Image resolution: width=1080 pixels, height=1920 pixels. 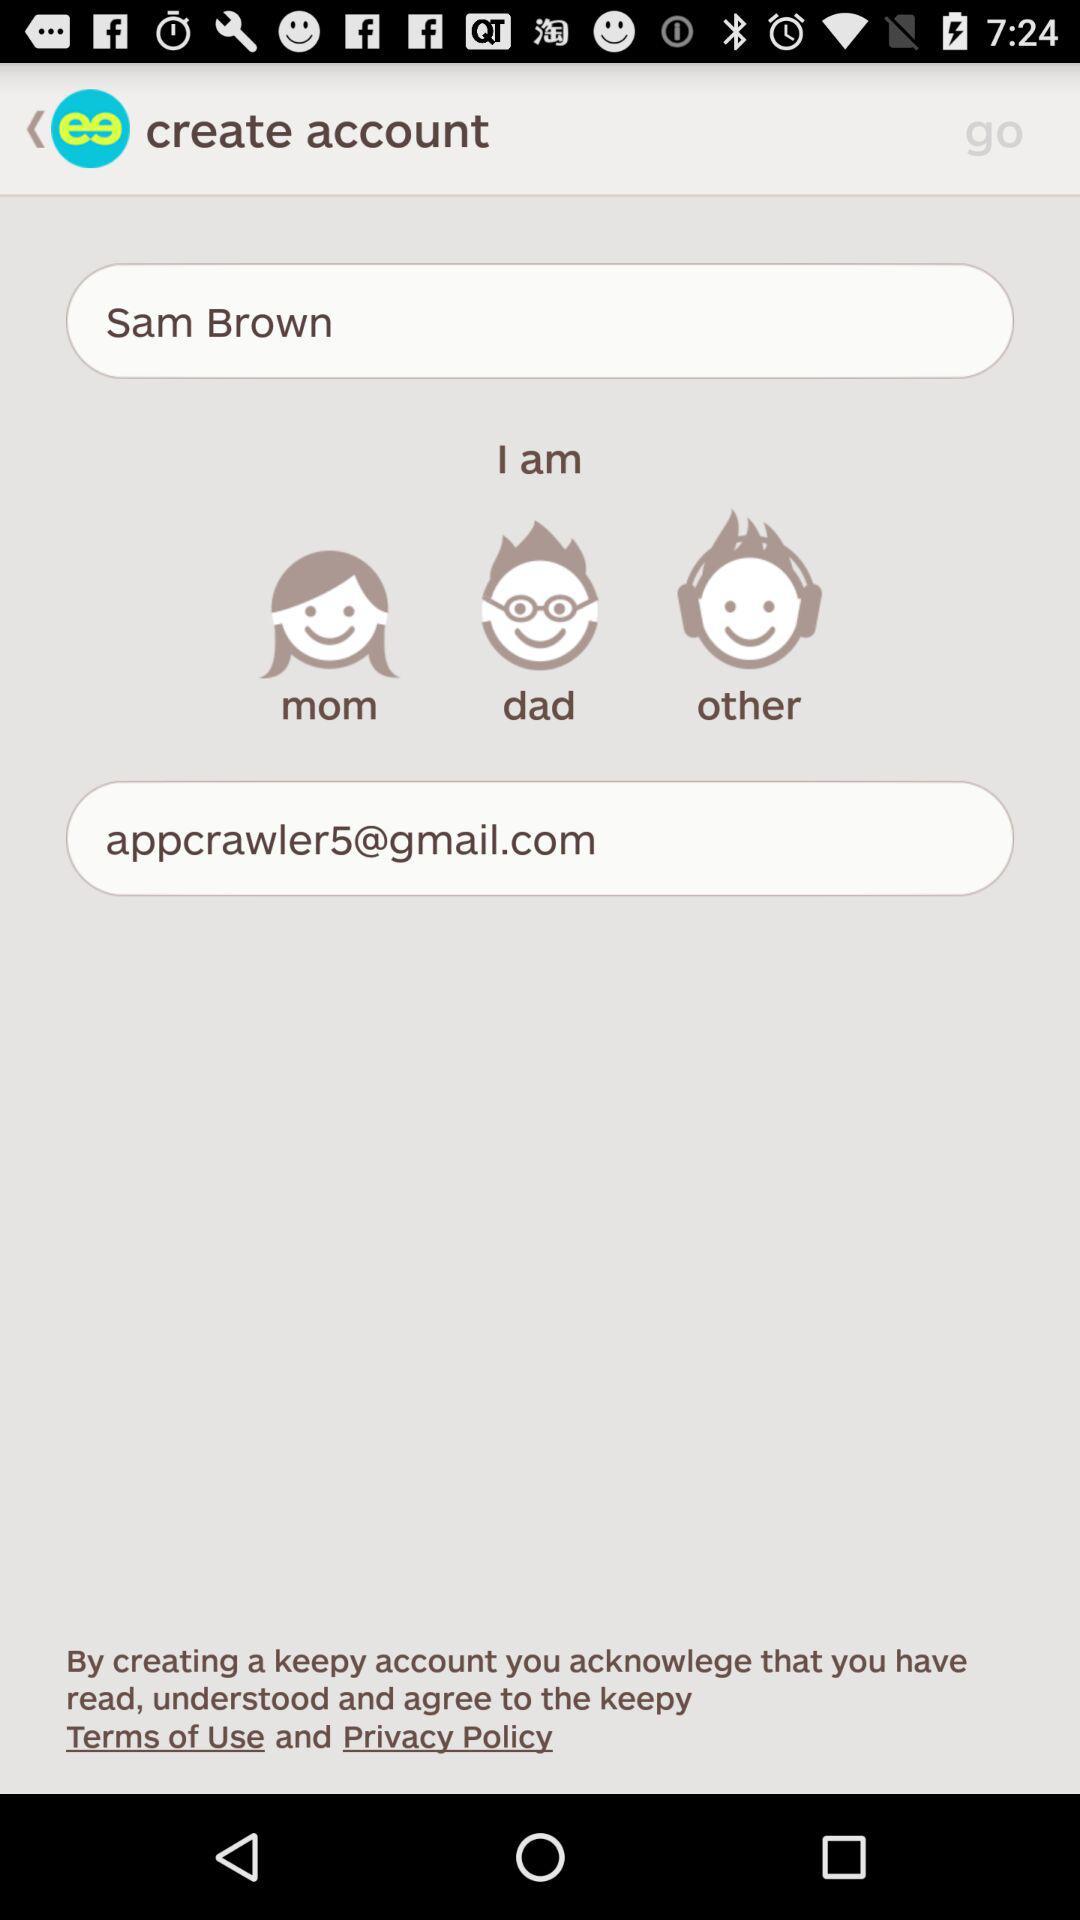 I want to click on go button, so click(x=1001, y=127).